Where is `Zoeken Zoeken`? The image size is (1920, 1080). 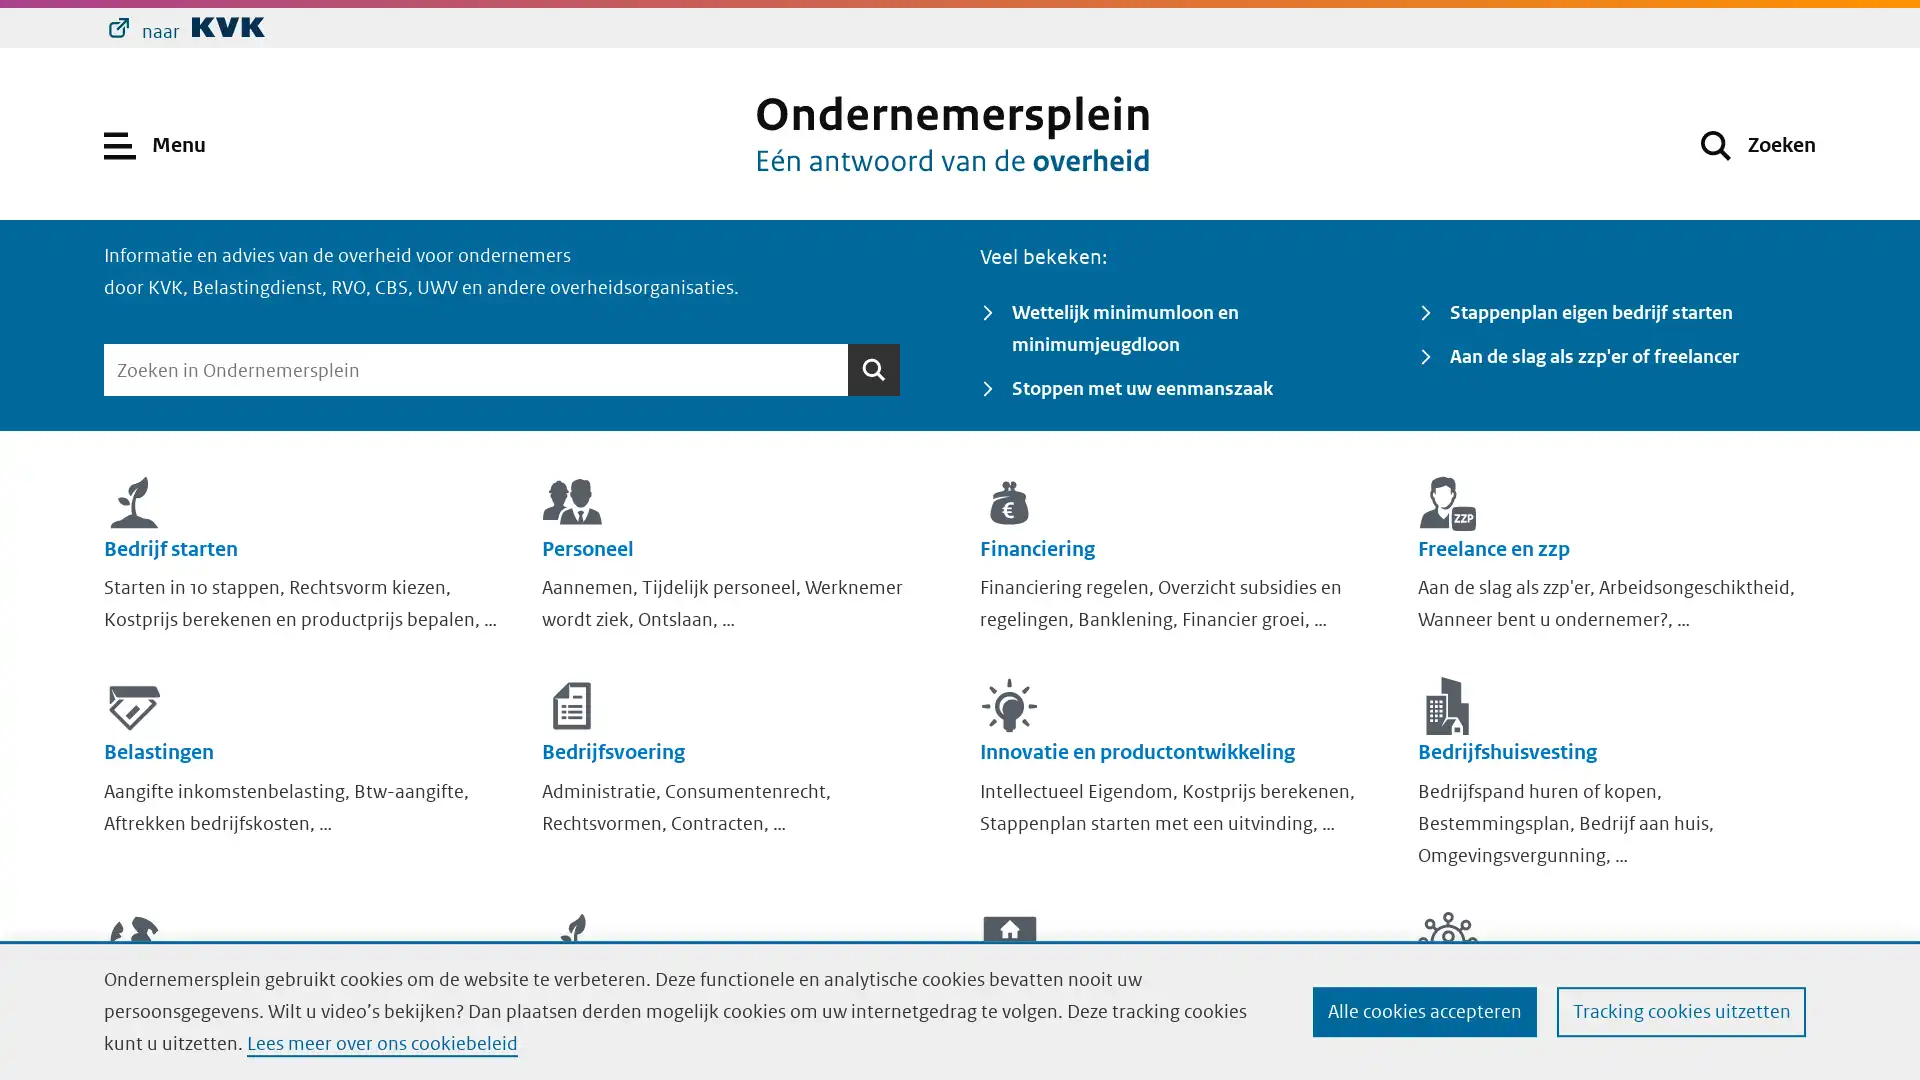
Zoeken Zoeken is located at coordinates (873, 370).